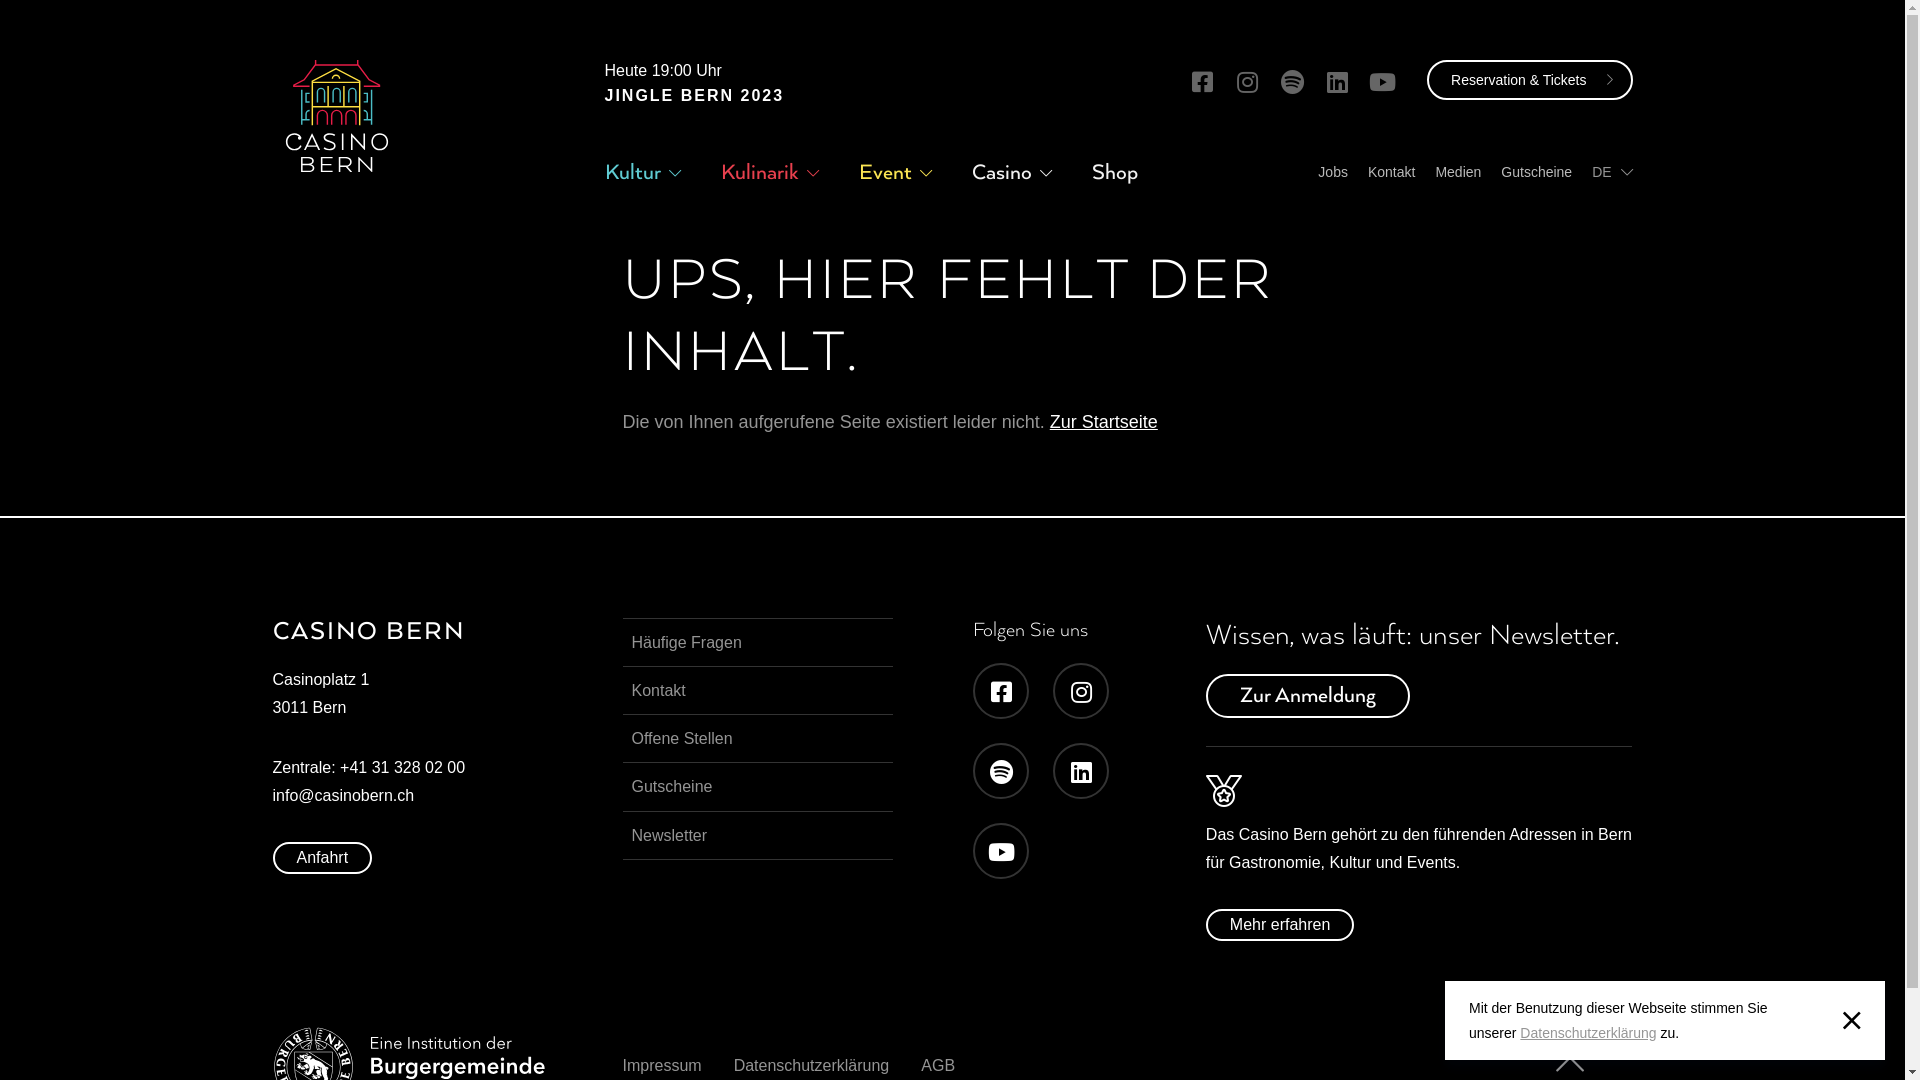 The height and width of the screenshot is (1080, 1920). I want to click on 'Gutscheine', so click(756, 785).